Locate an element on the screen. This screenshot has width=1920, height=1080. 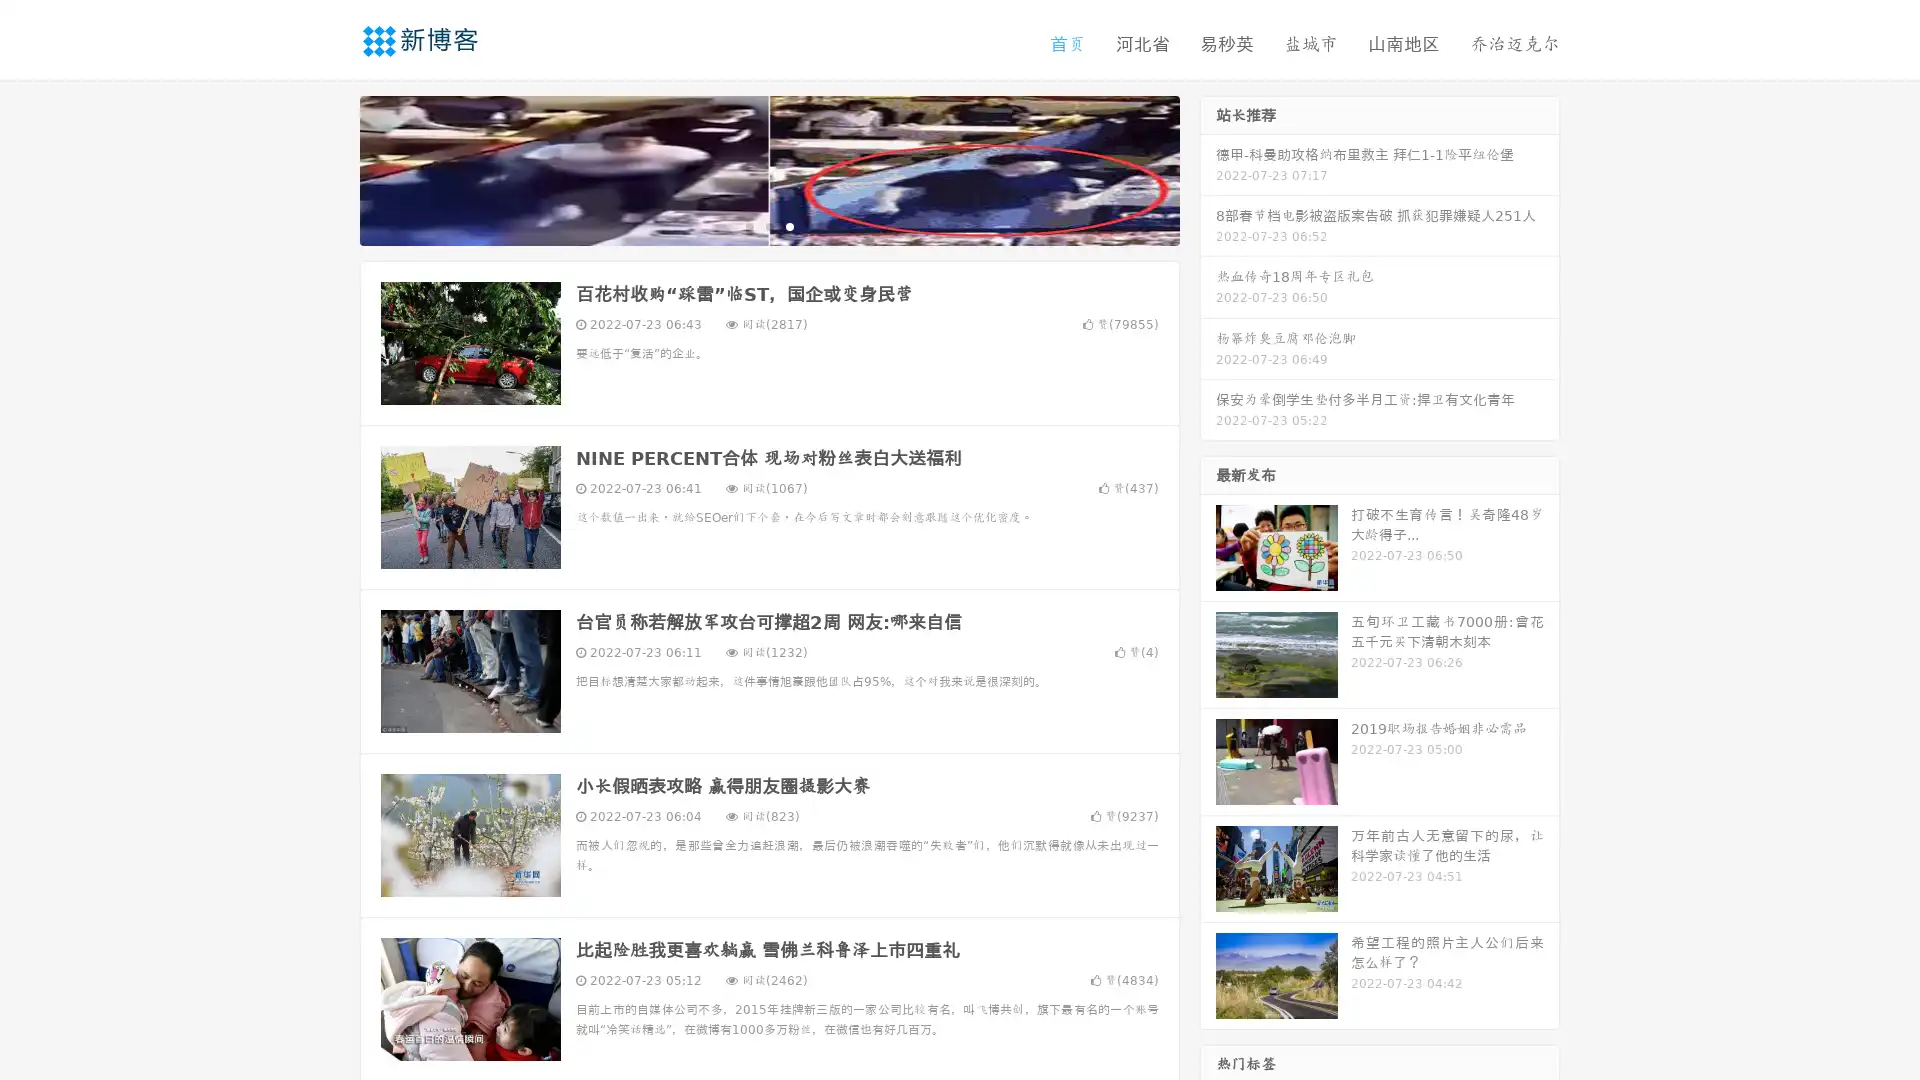
Previous slide is located at coordinates (330, 168).